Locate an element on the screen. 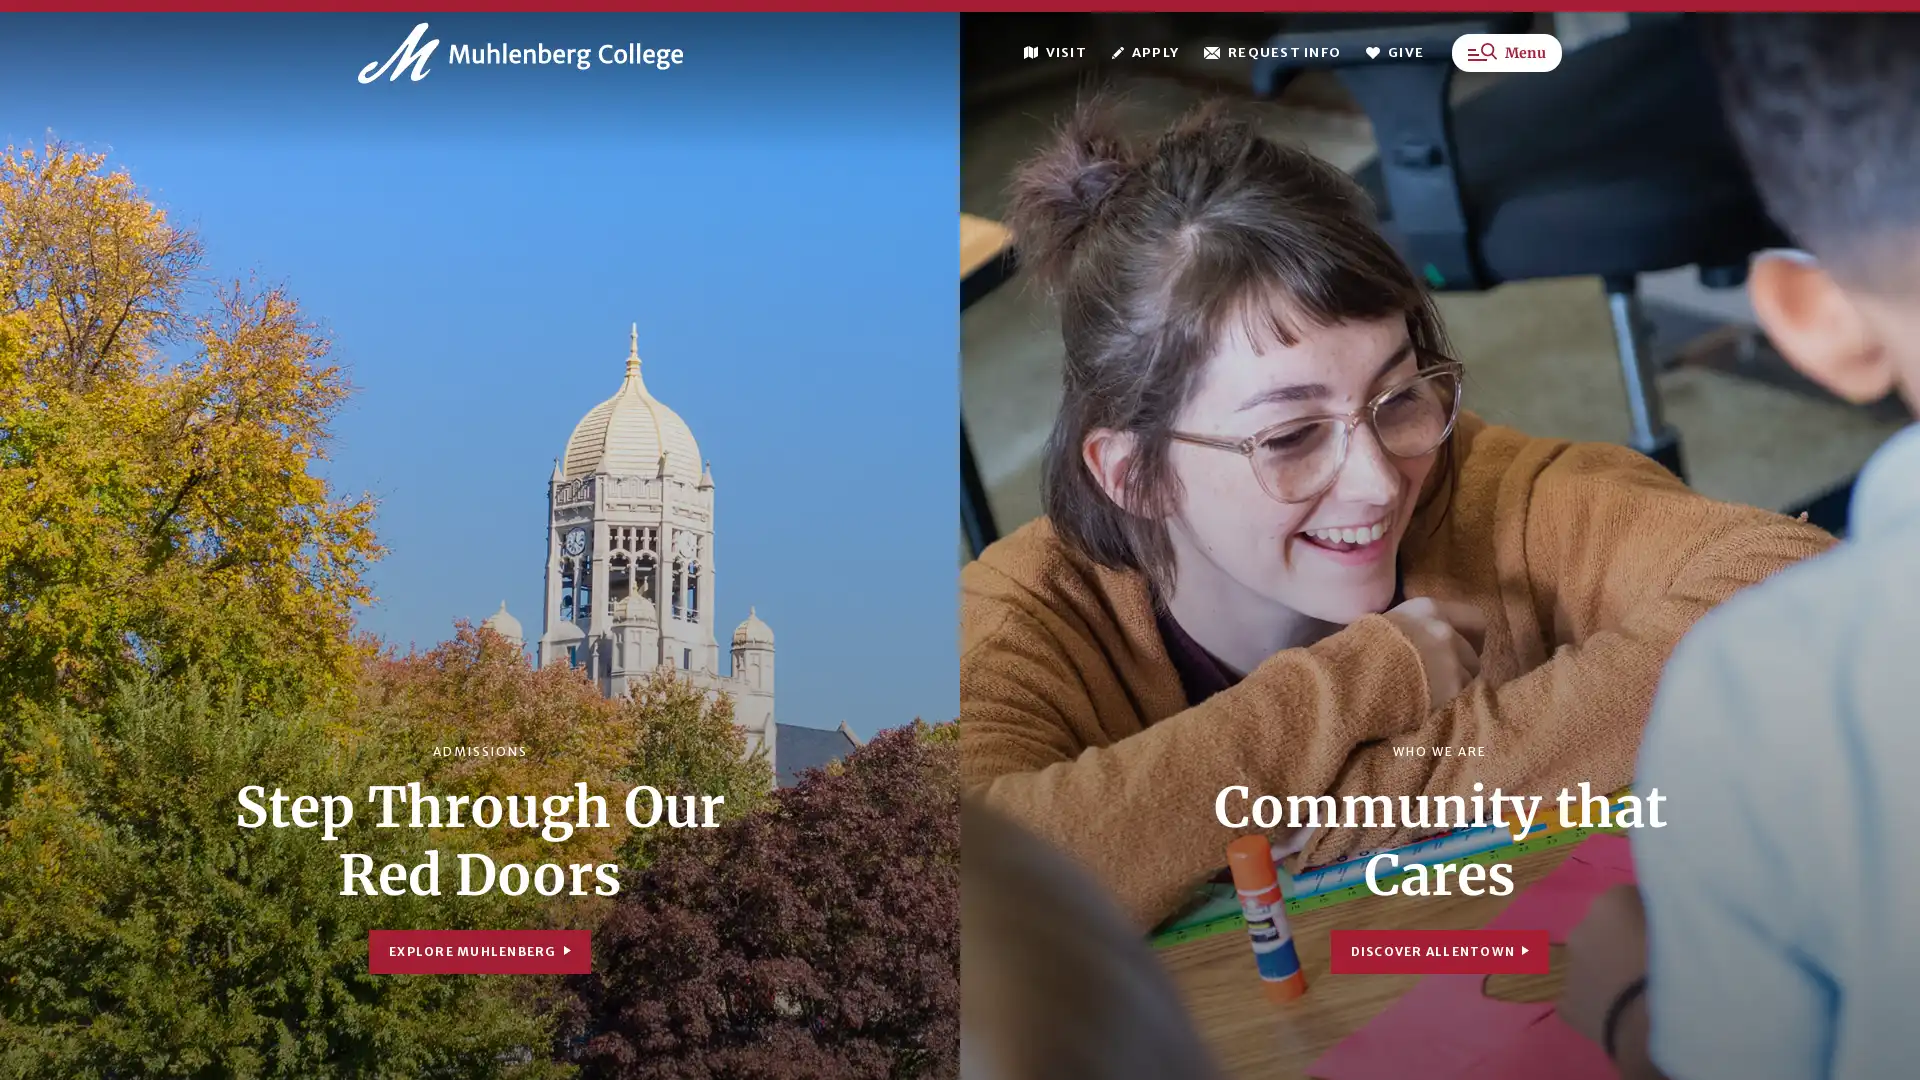 Image resolution: width=1920 pixels, height=1080 pixels. Menu is located at coordinates (1507, 67).